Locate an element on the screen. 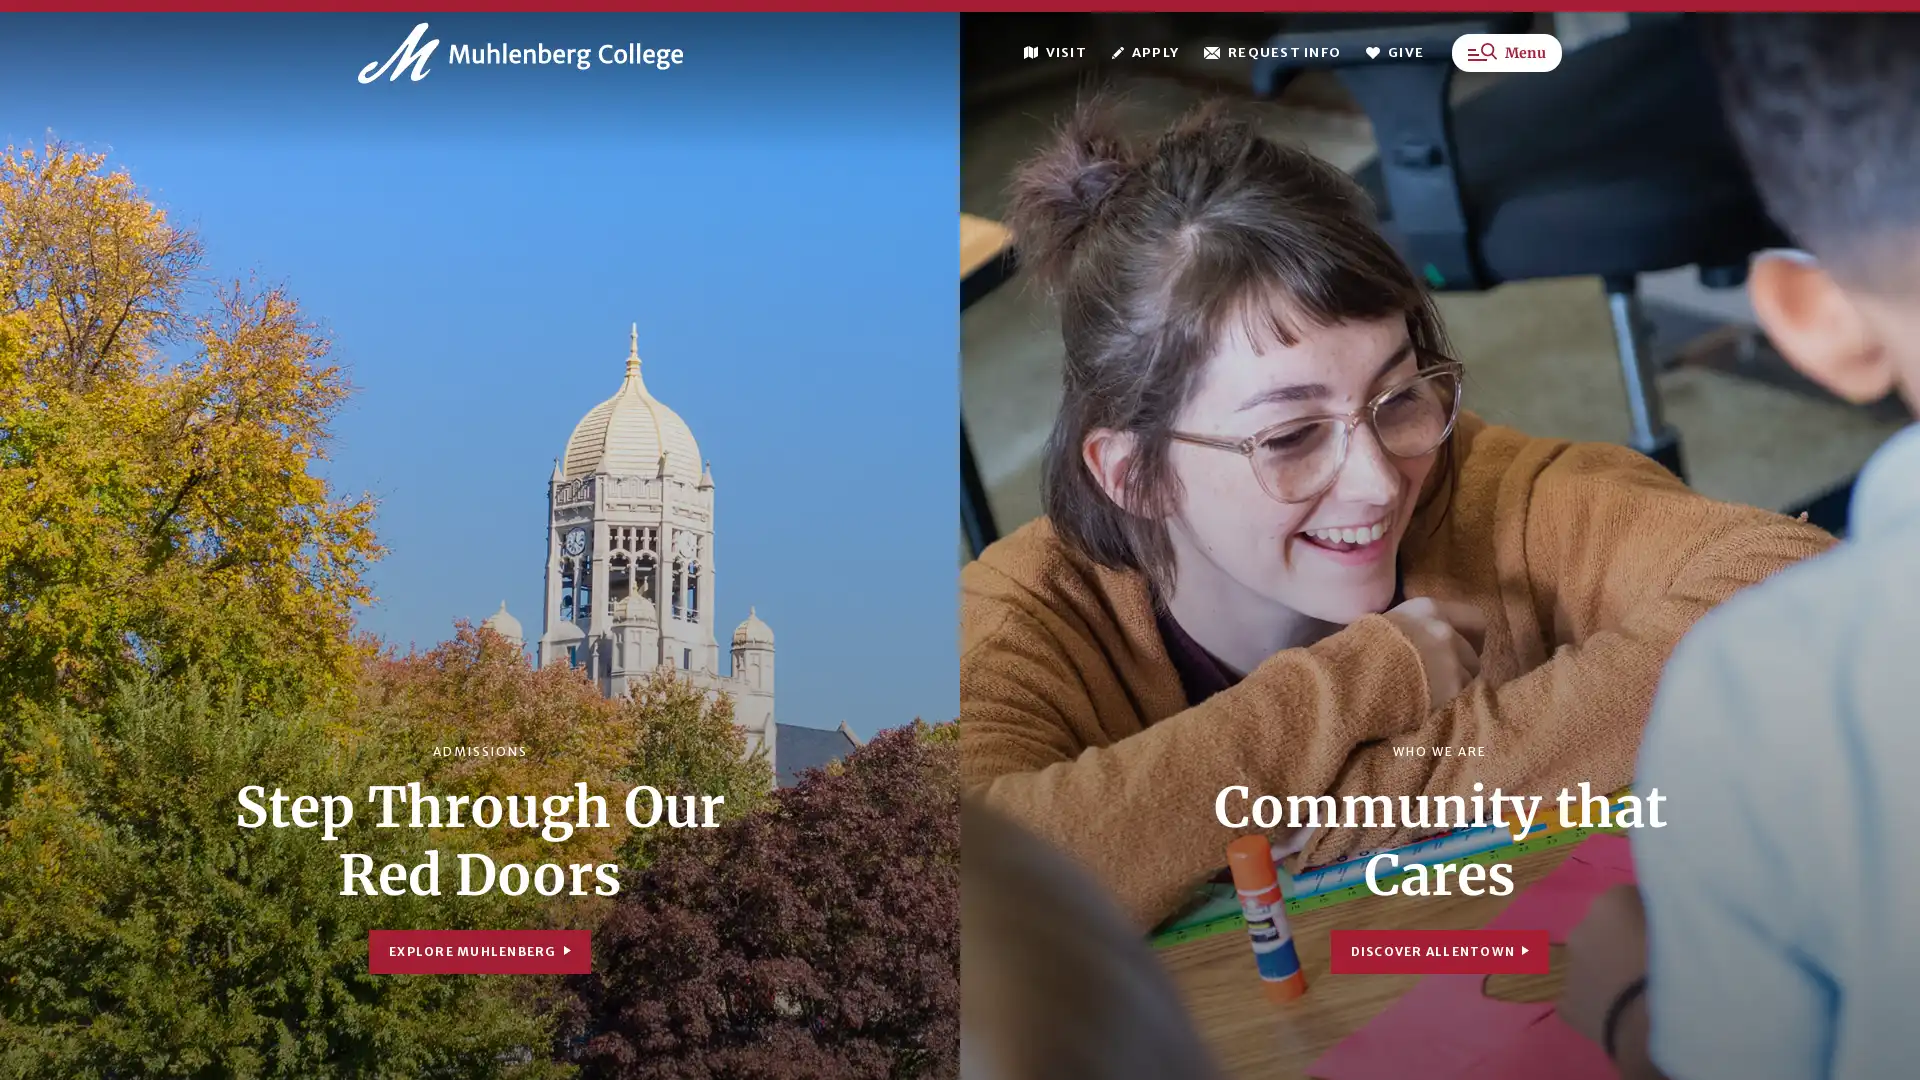 Image resolution: width=1920 pixels, height=1080 pixels. Menu is located at coordinates (1507, 67).